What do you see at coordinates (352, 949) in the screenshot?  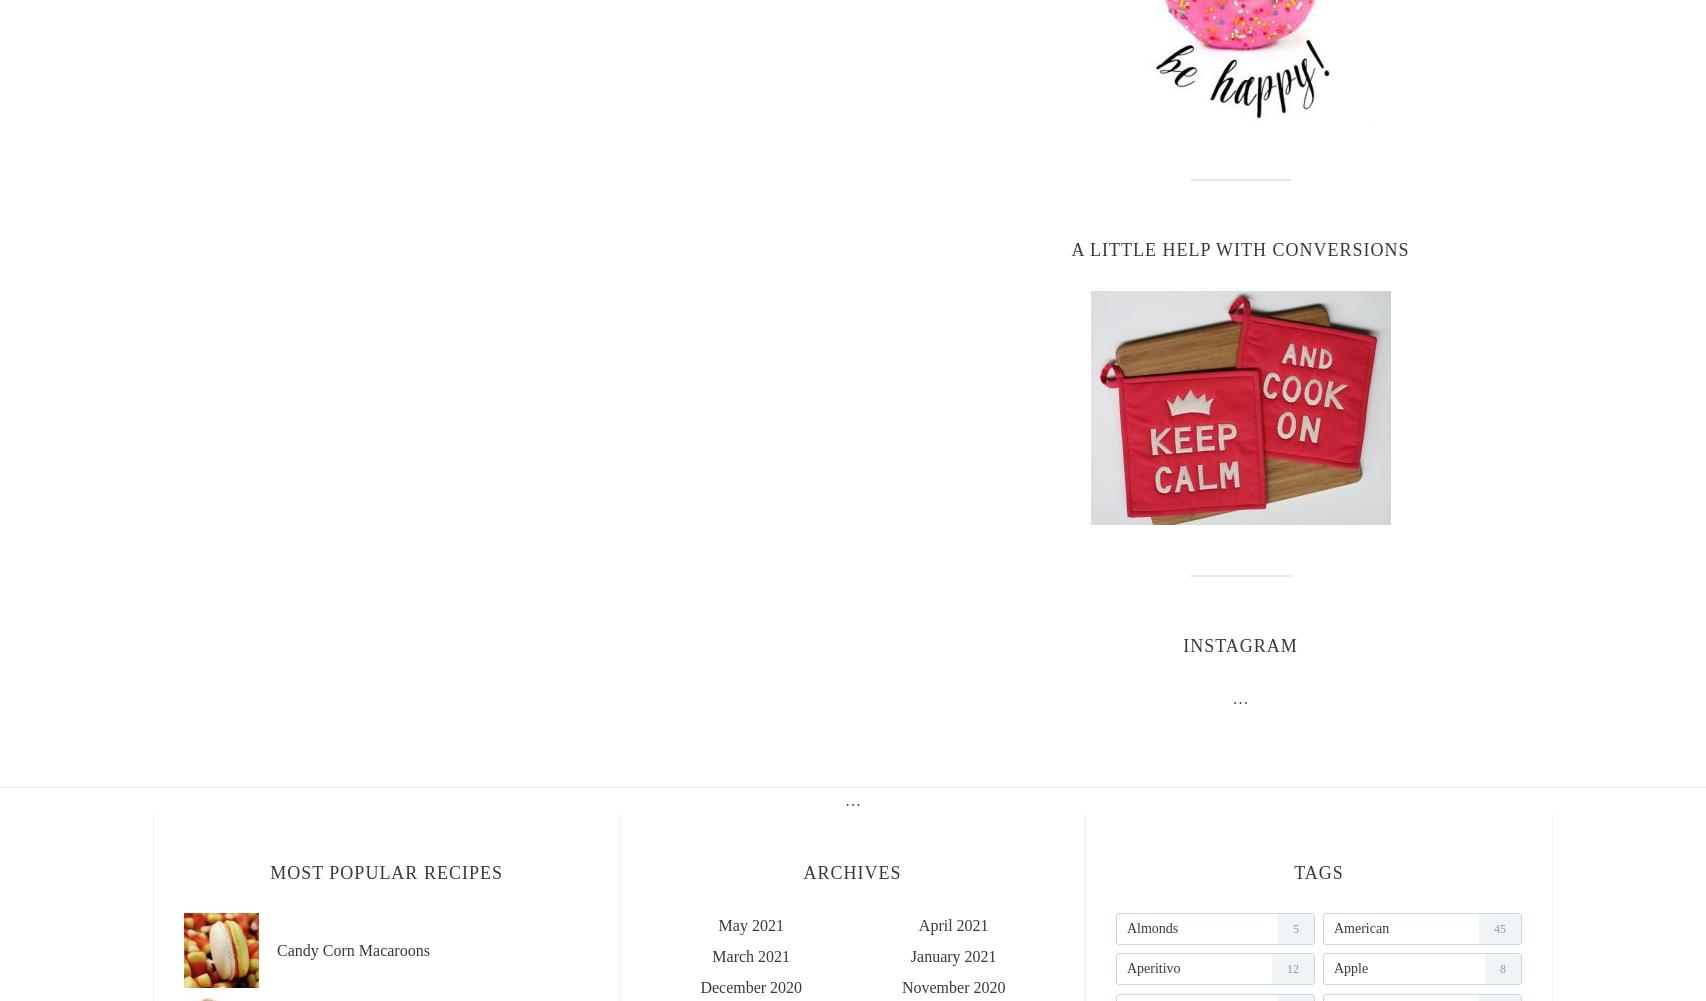 I see `'Candy Corn Macaroons'` at bounding box center [352, 949].